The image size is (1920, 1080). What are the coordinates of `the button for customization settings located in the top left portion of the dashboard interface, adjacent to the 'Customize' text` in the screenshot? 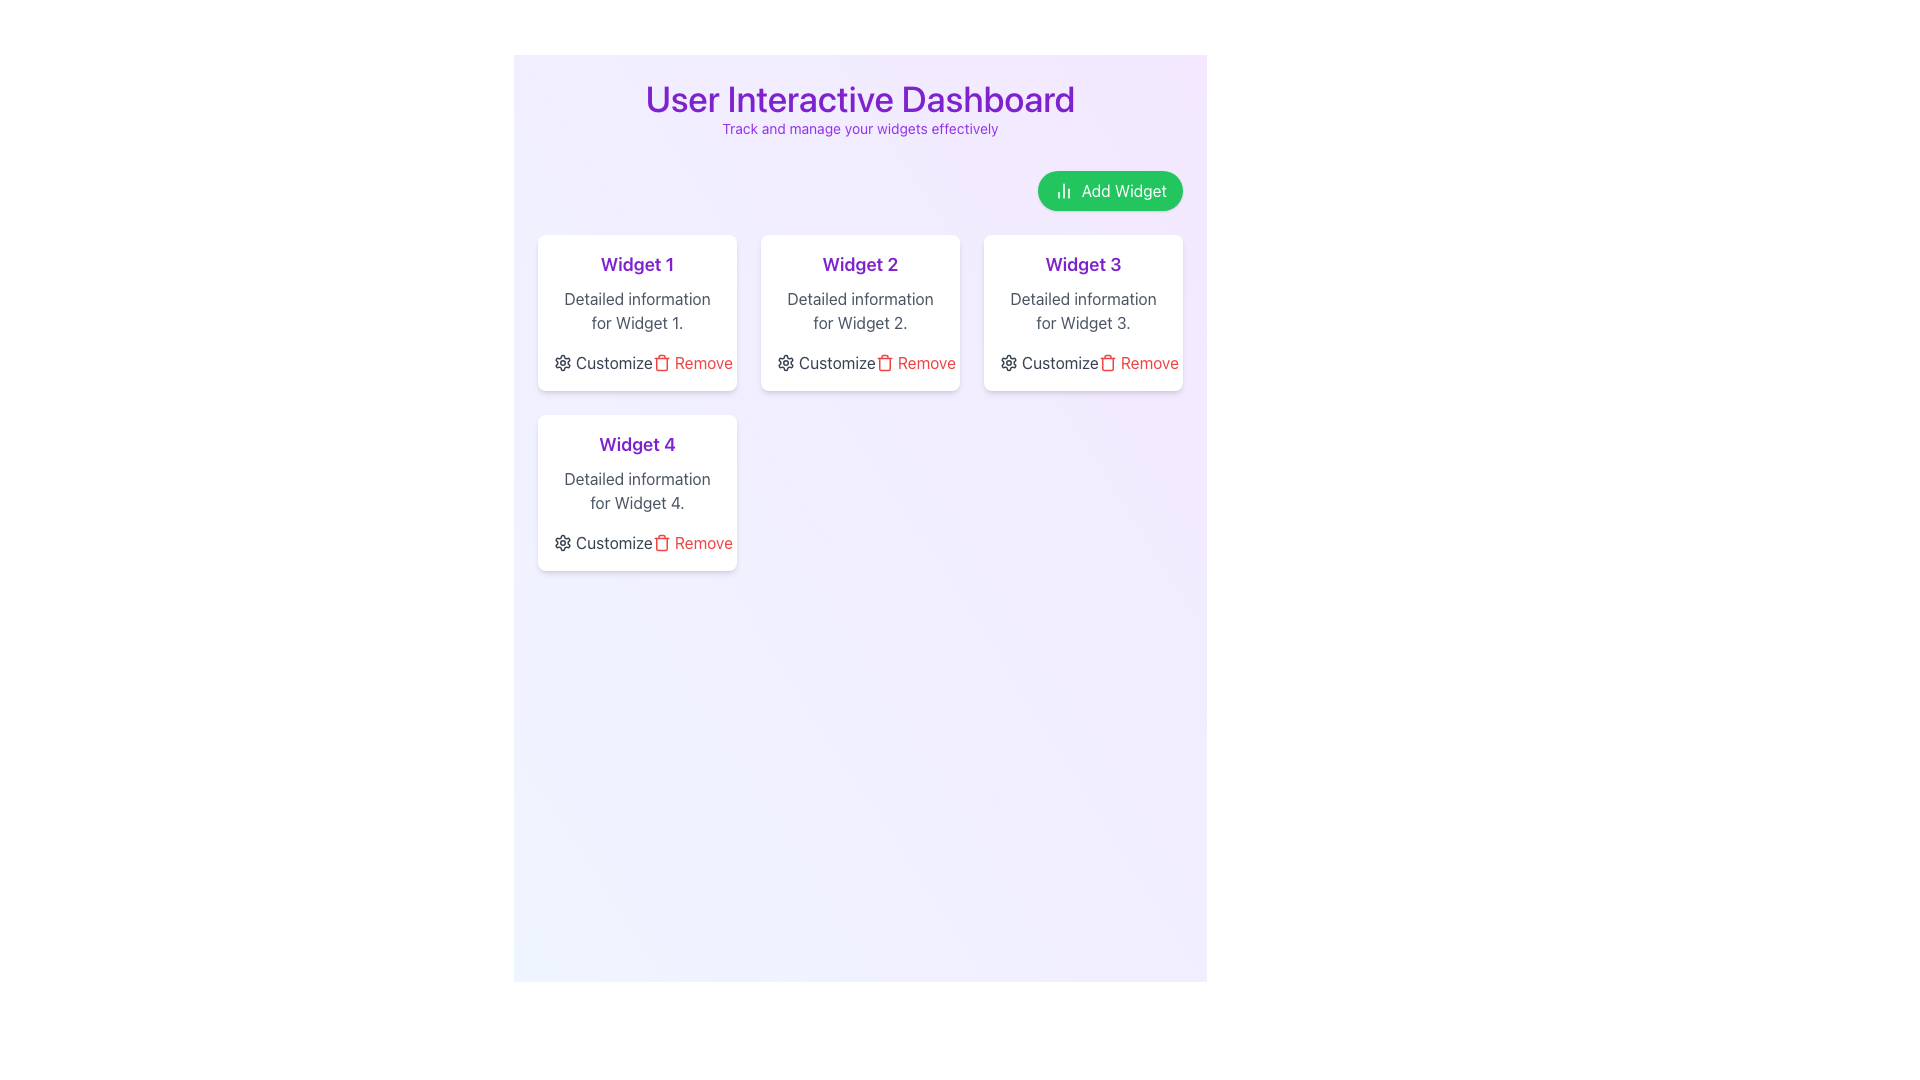 It's located at (561, 362).